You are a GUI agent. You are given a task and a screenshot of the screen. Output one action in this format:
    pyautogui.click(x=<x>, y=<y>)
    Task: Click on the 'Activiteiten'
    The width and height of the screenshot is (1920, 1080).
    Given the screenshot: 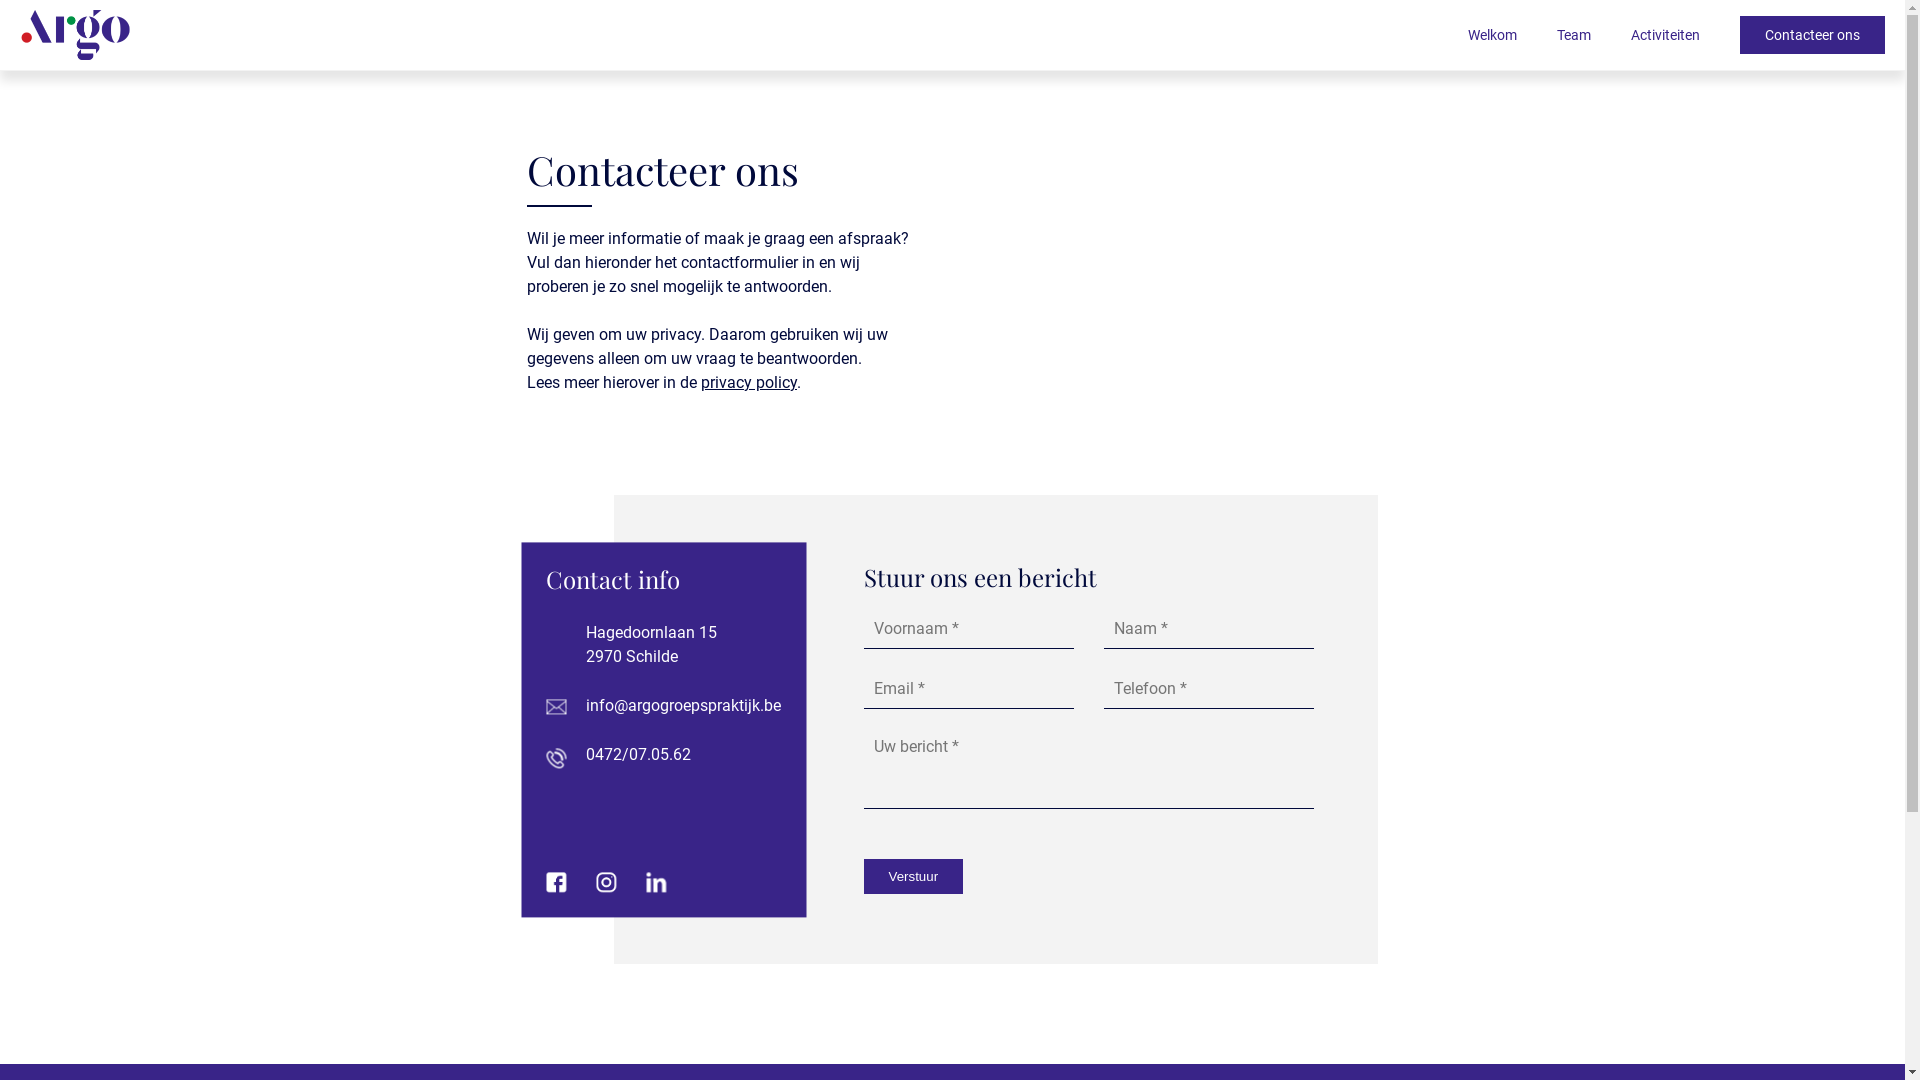 What is the action you would take?
    pyautogui.click(x=1665, y=34)
    